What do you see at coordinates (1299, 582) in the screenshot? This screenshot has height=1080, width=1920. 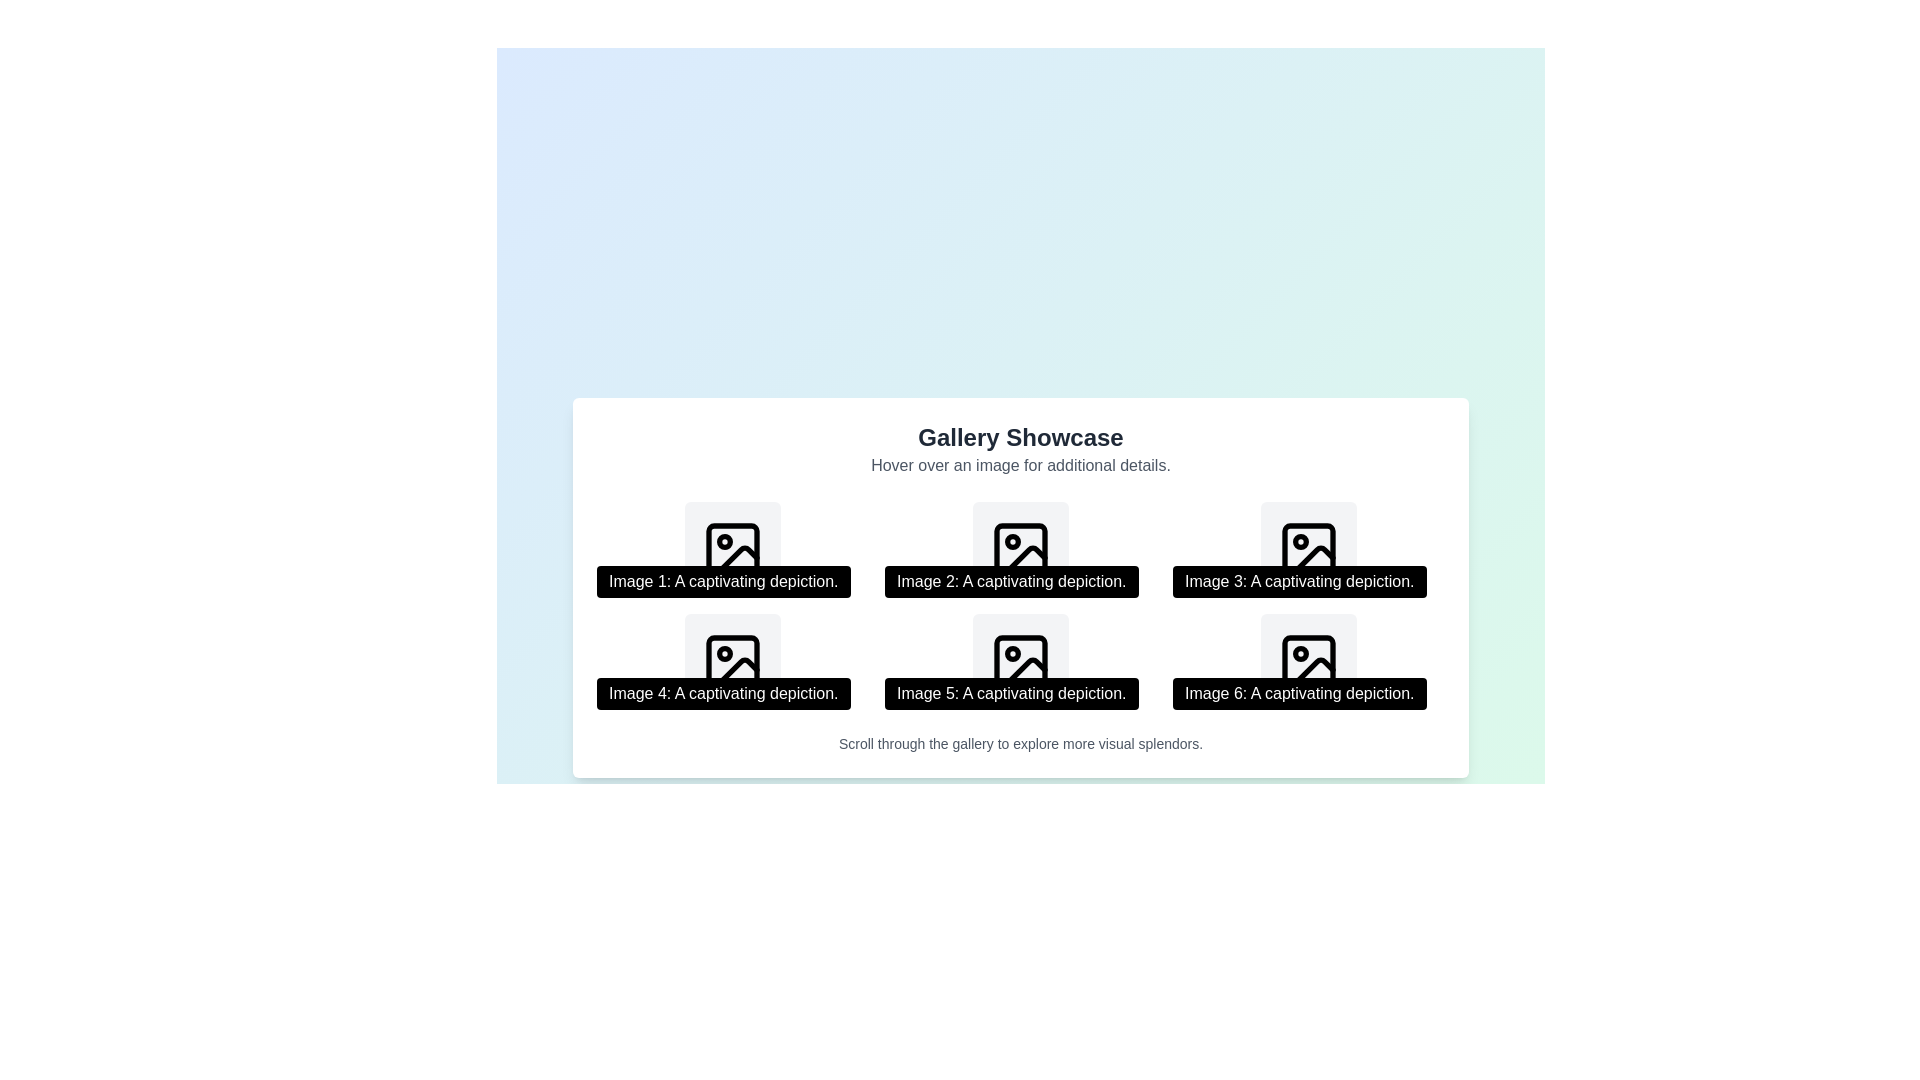 I see `the text label with the content 'Image 3: A captivating depiction.' which has a black background and white text, located beneath the visual representation of 'Image 3'` at bounding box center [1299, 582].